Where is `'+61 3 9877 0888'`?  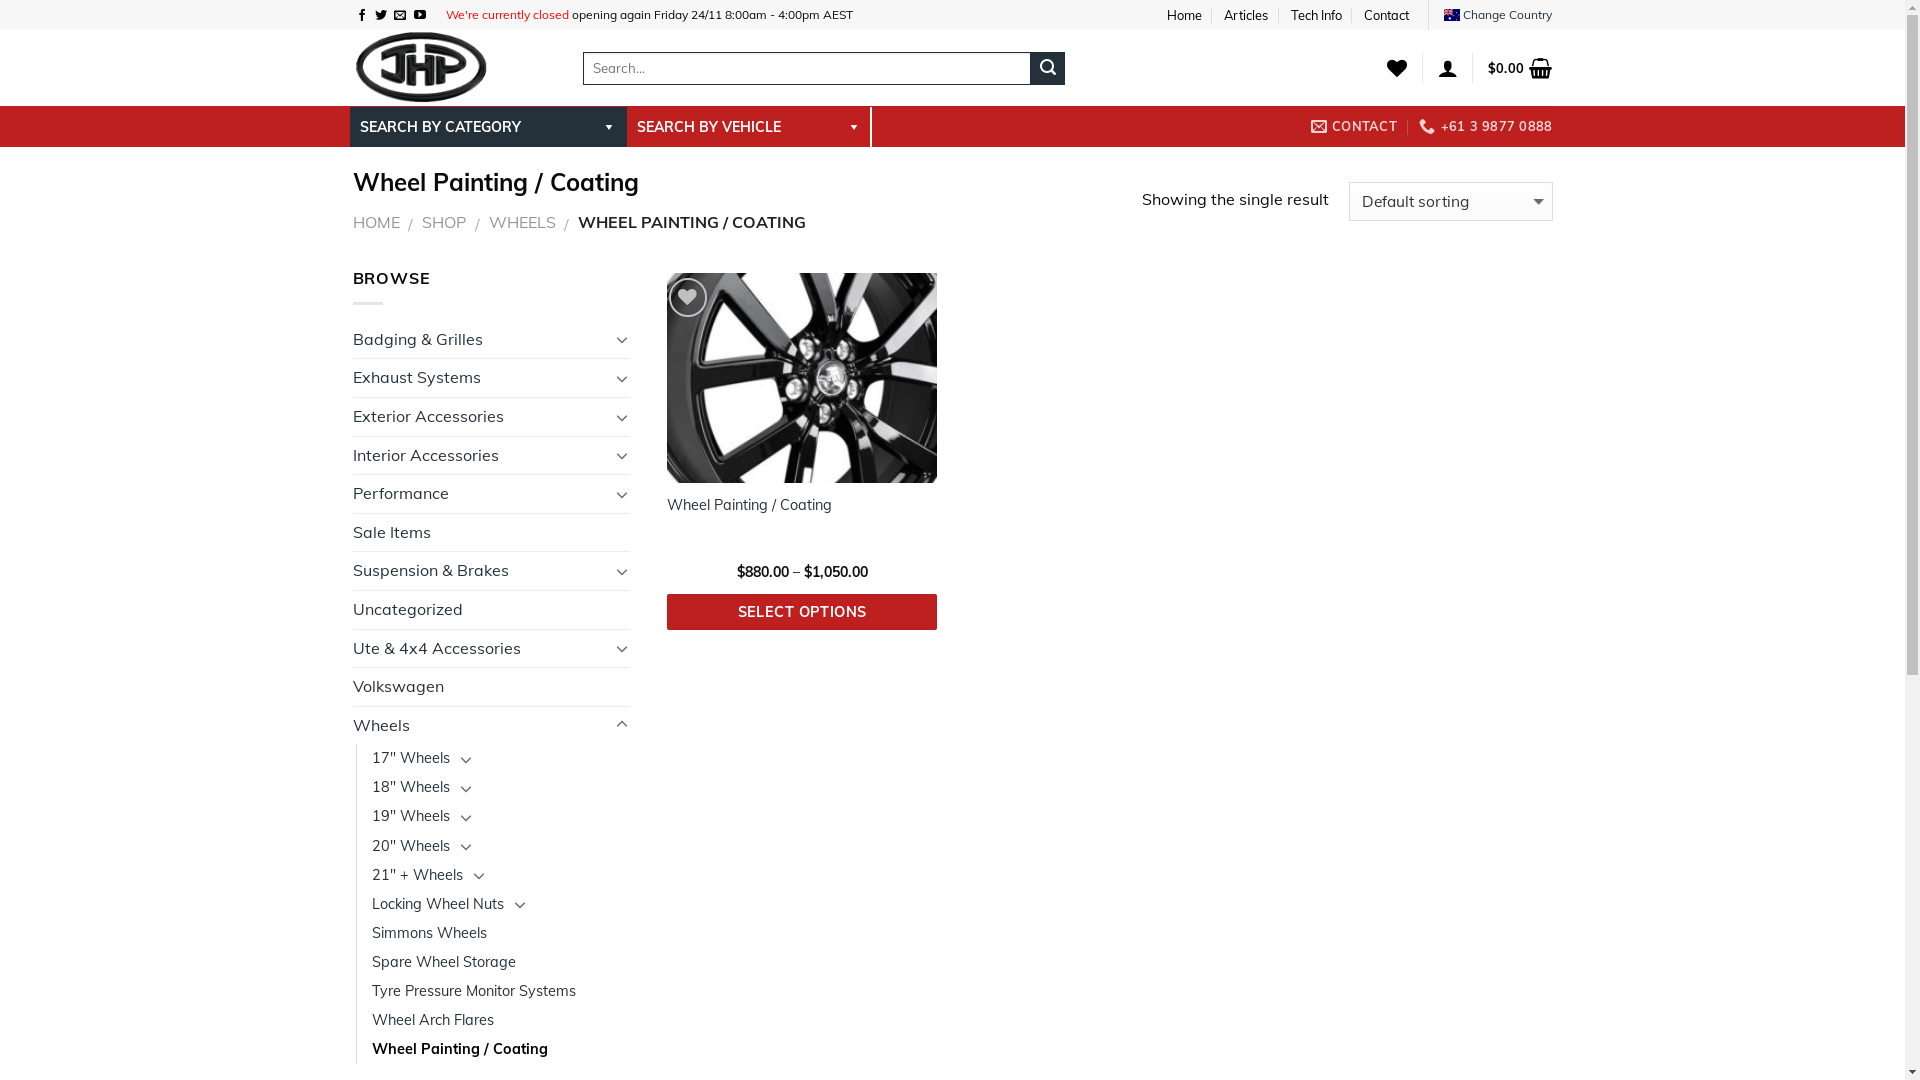 '+61 3 9877 0888' is located at coordinates (1485, 126).